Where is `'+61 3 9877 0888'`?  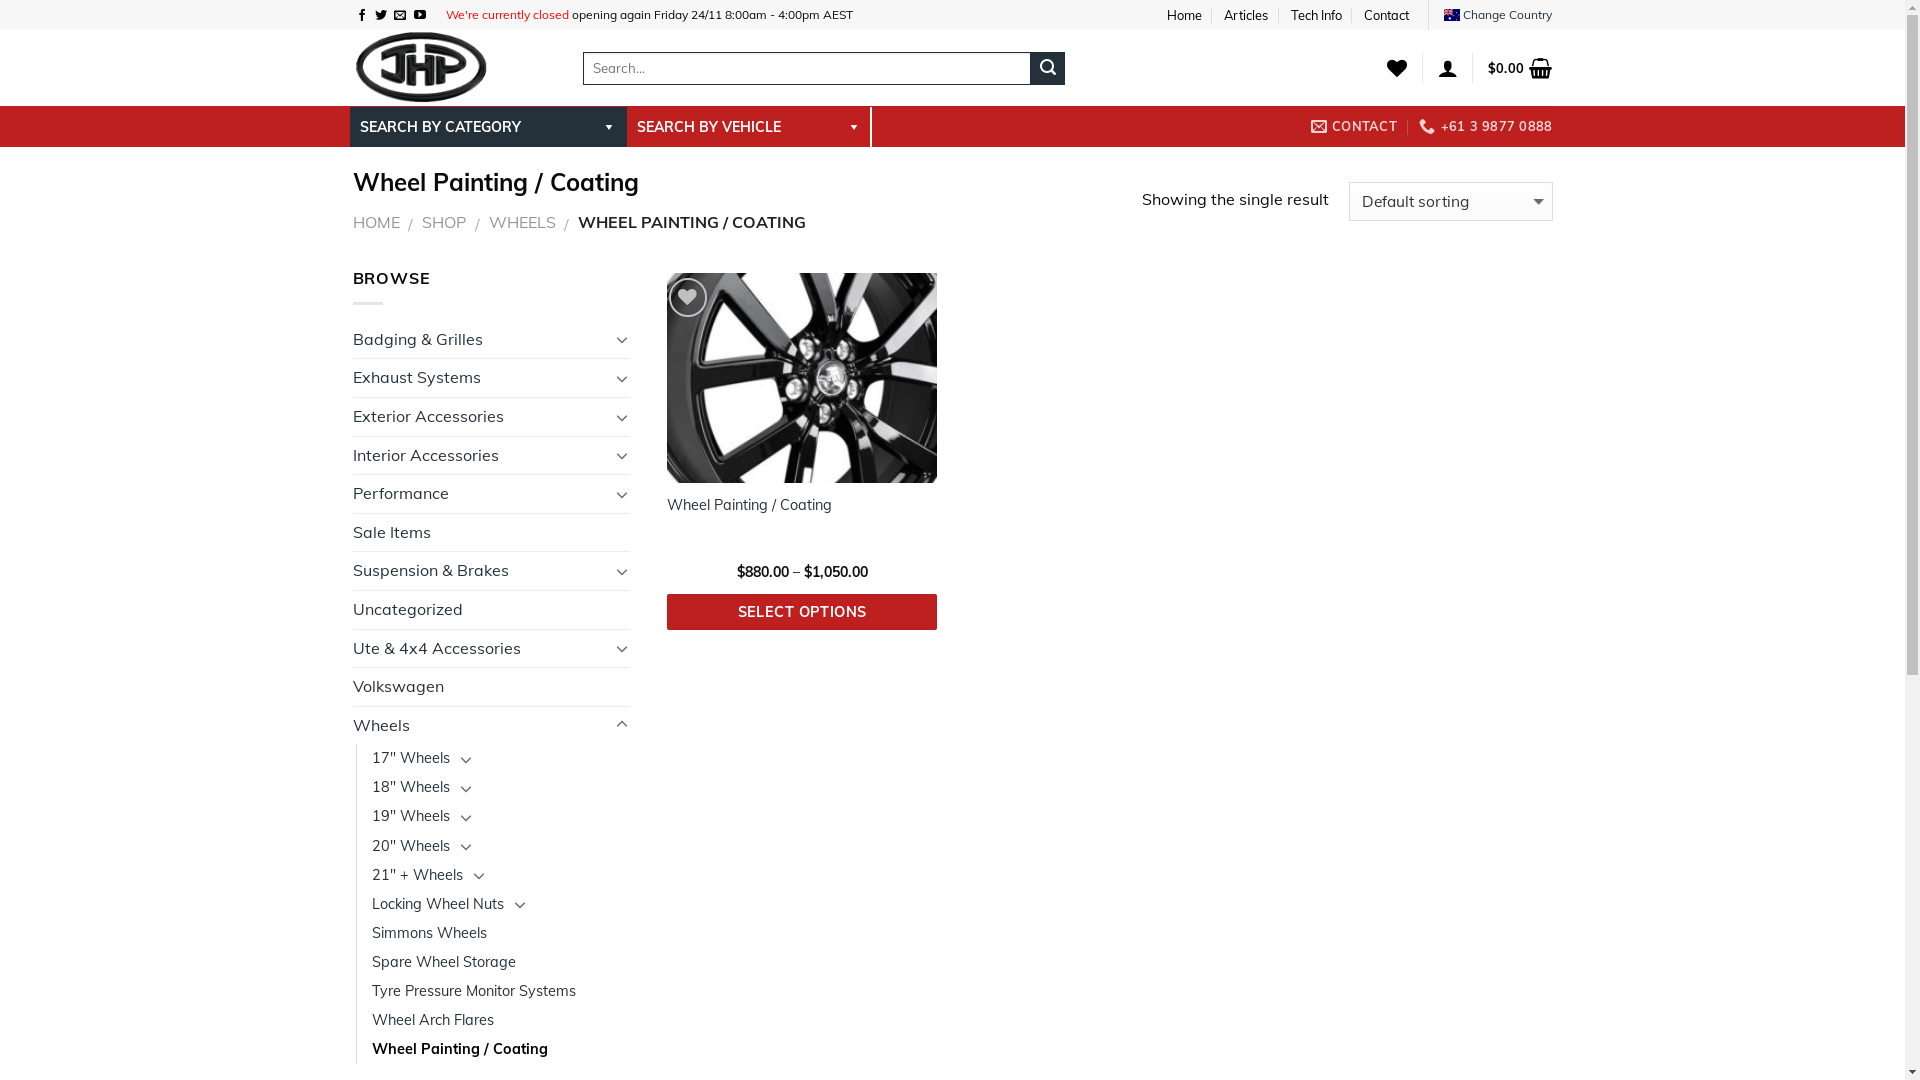 '+61 3 9877 0888' is located at coordinates (1485, 126).